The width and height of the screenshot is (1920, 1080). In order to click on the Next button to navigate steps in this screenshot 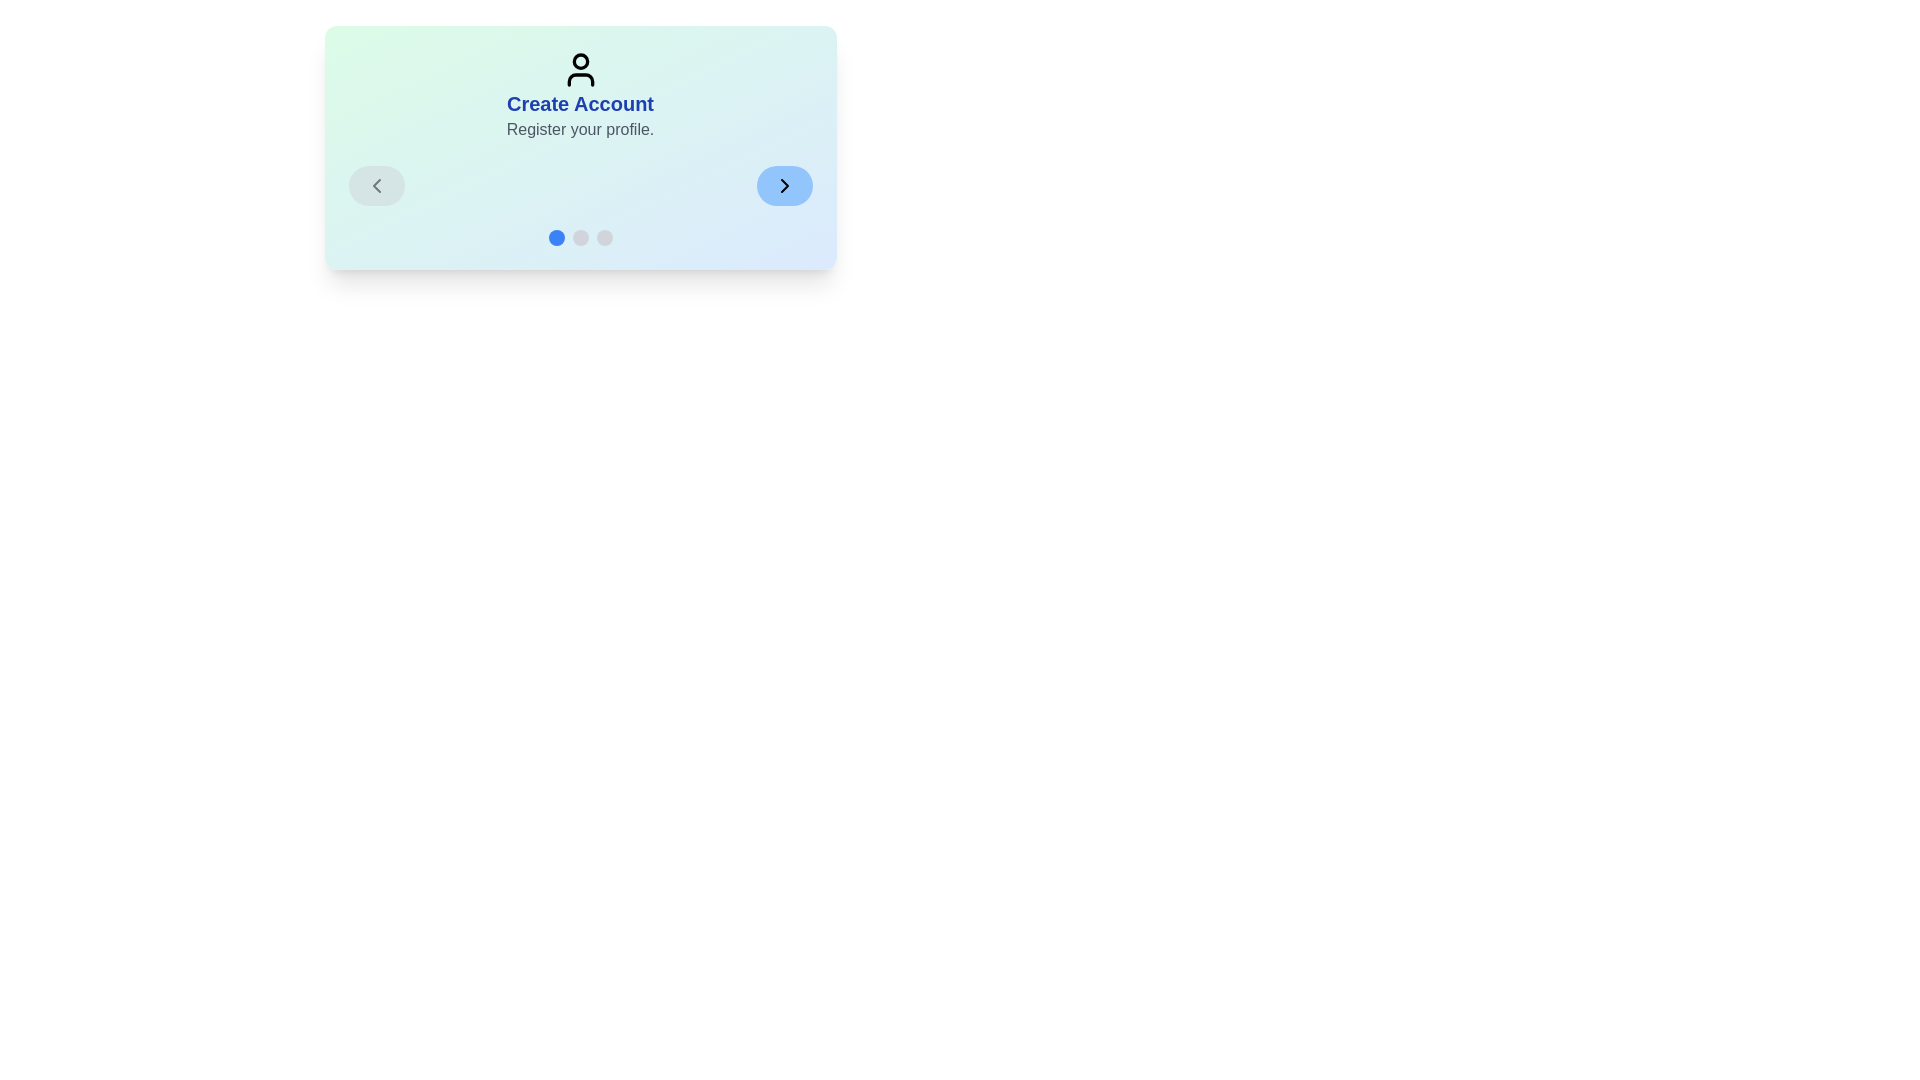, I will do `click(783, 185)`.